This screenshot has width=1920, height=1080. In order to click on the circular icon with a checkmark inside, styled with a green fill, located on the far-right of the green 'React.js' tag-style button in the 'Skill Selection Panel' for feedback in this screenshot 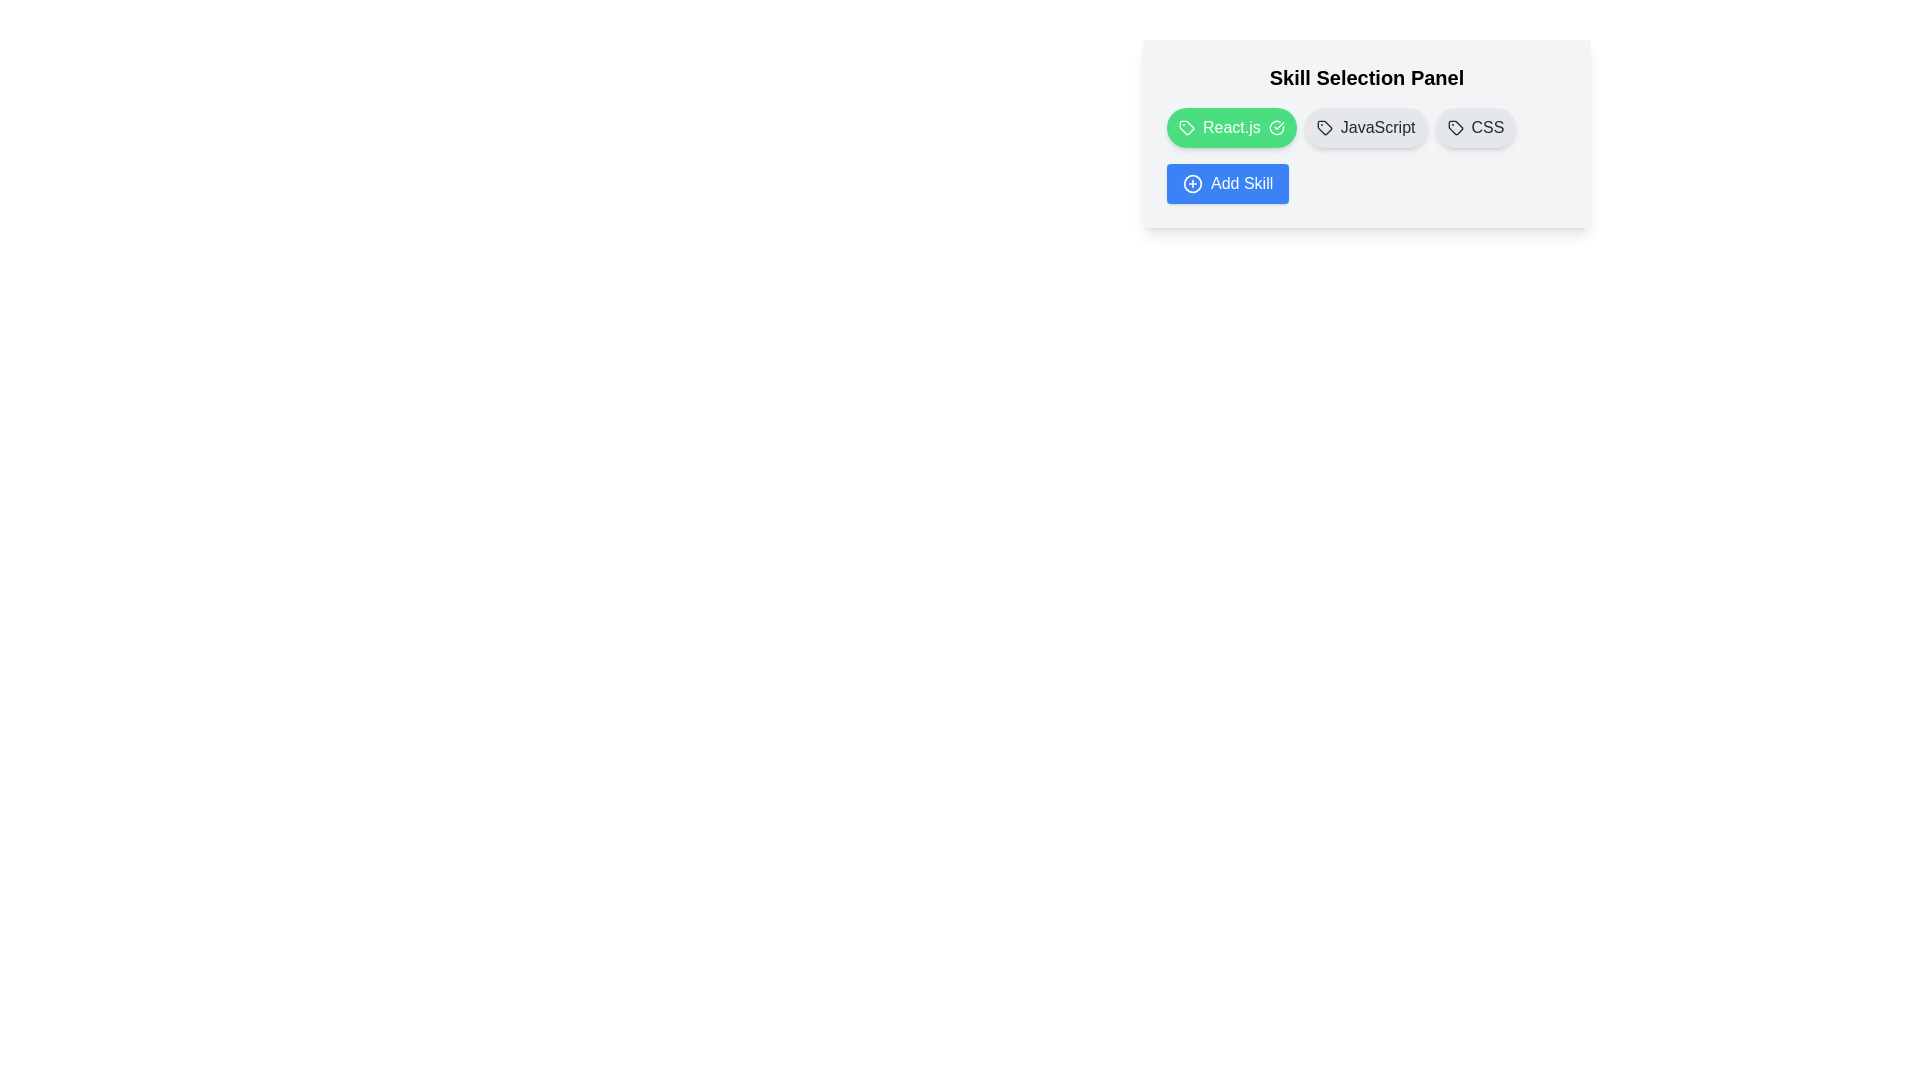, I will do `click(1275, 127)`.